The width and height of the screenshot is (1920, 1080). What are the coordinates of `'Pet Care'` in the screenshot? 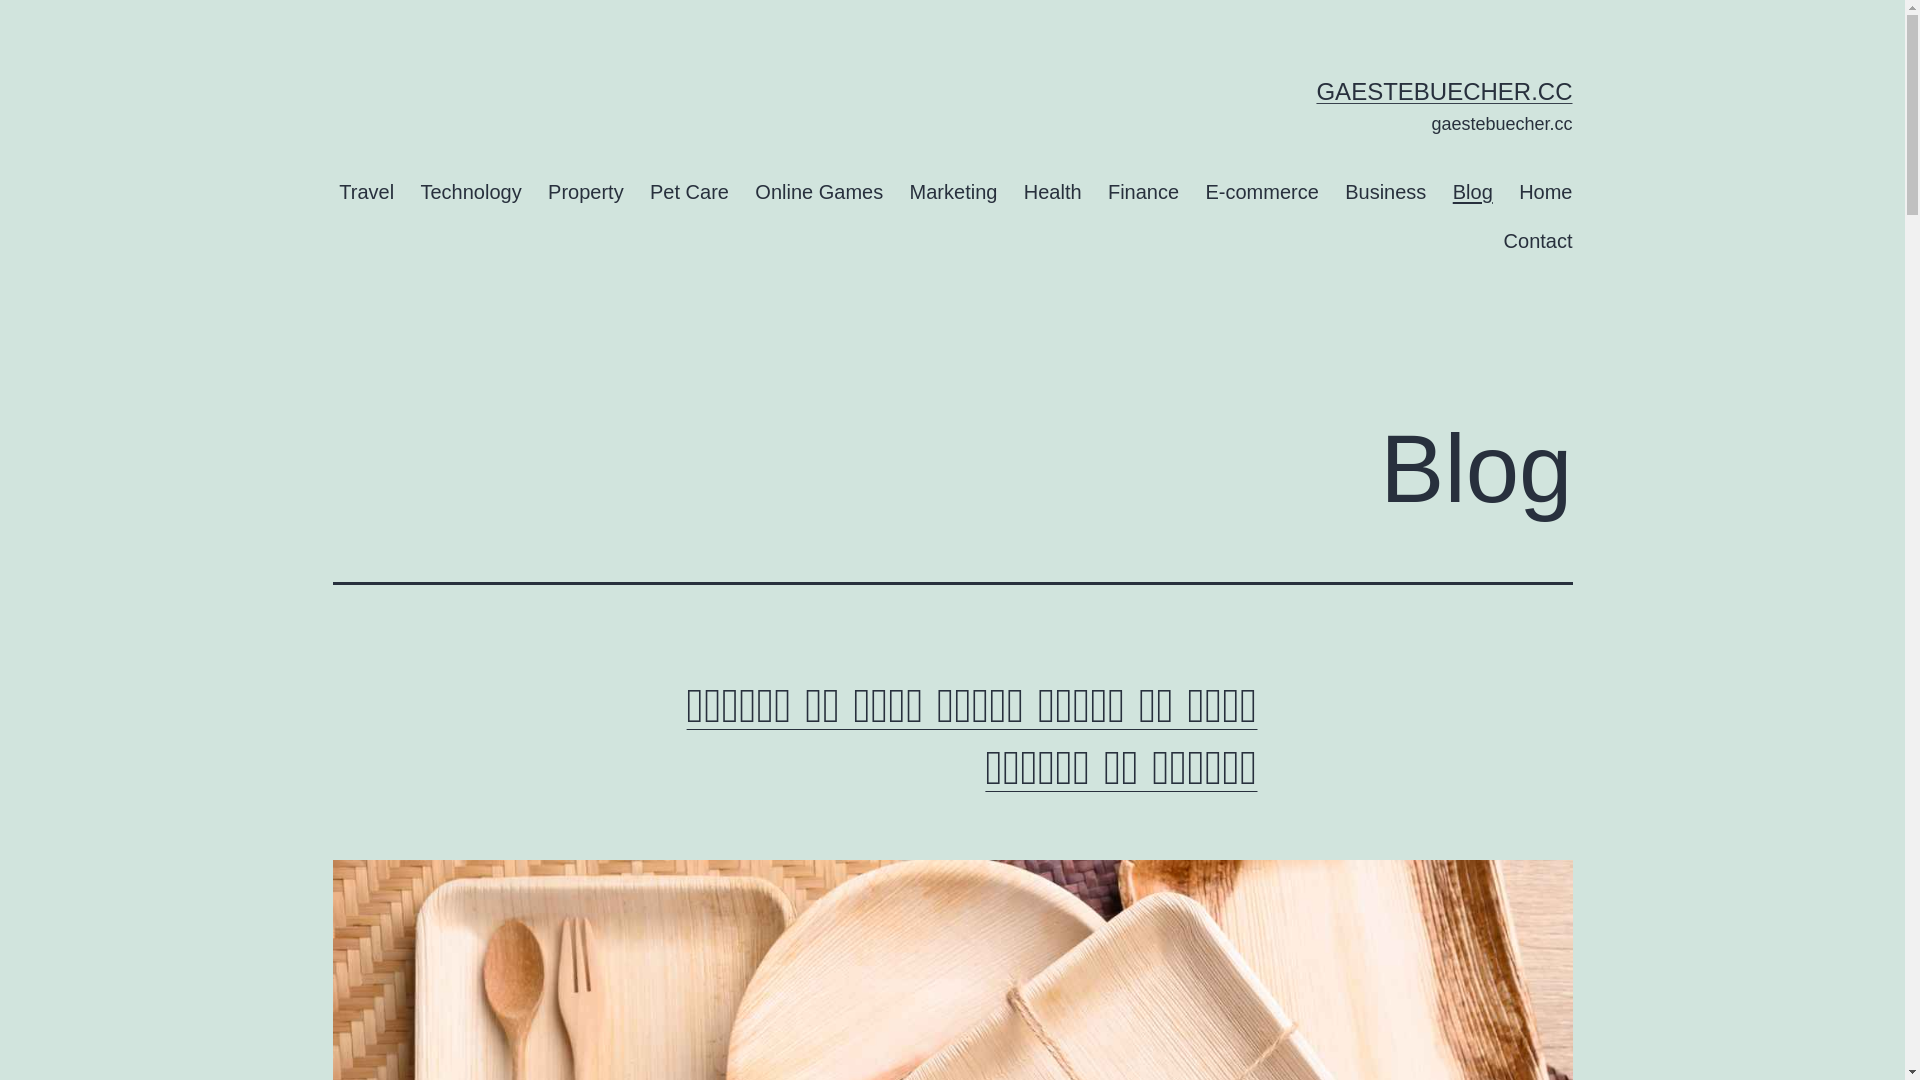 It's located at (689, 191).